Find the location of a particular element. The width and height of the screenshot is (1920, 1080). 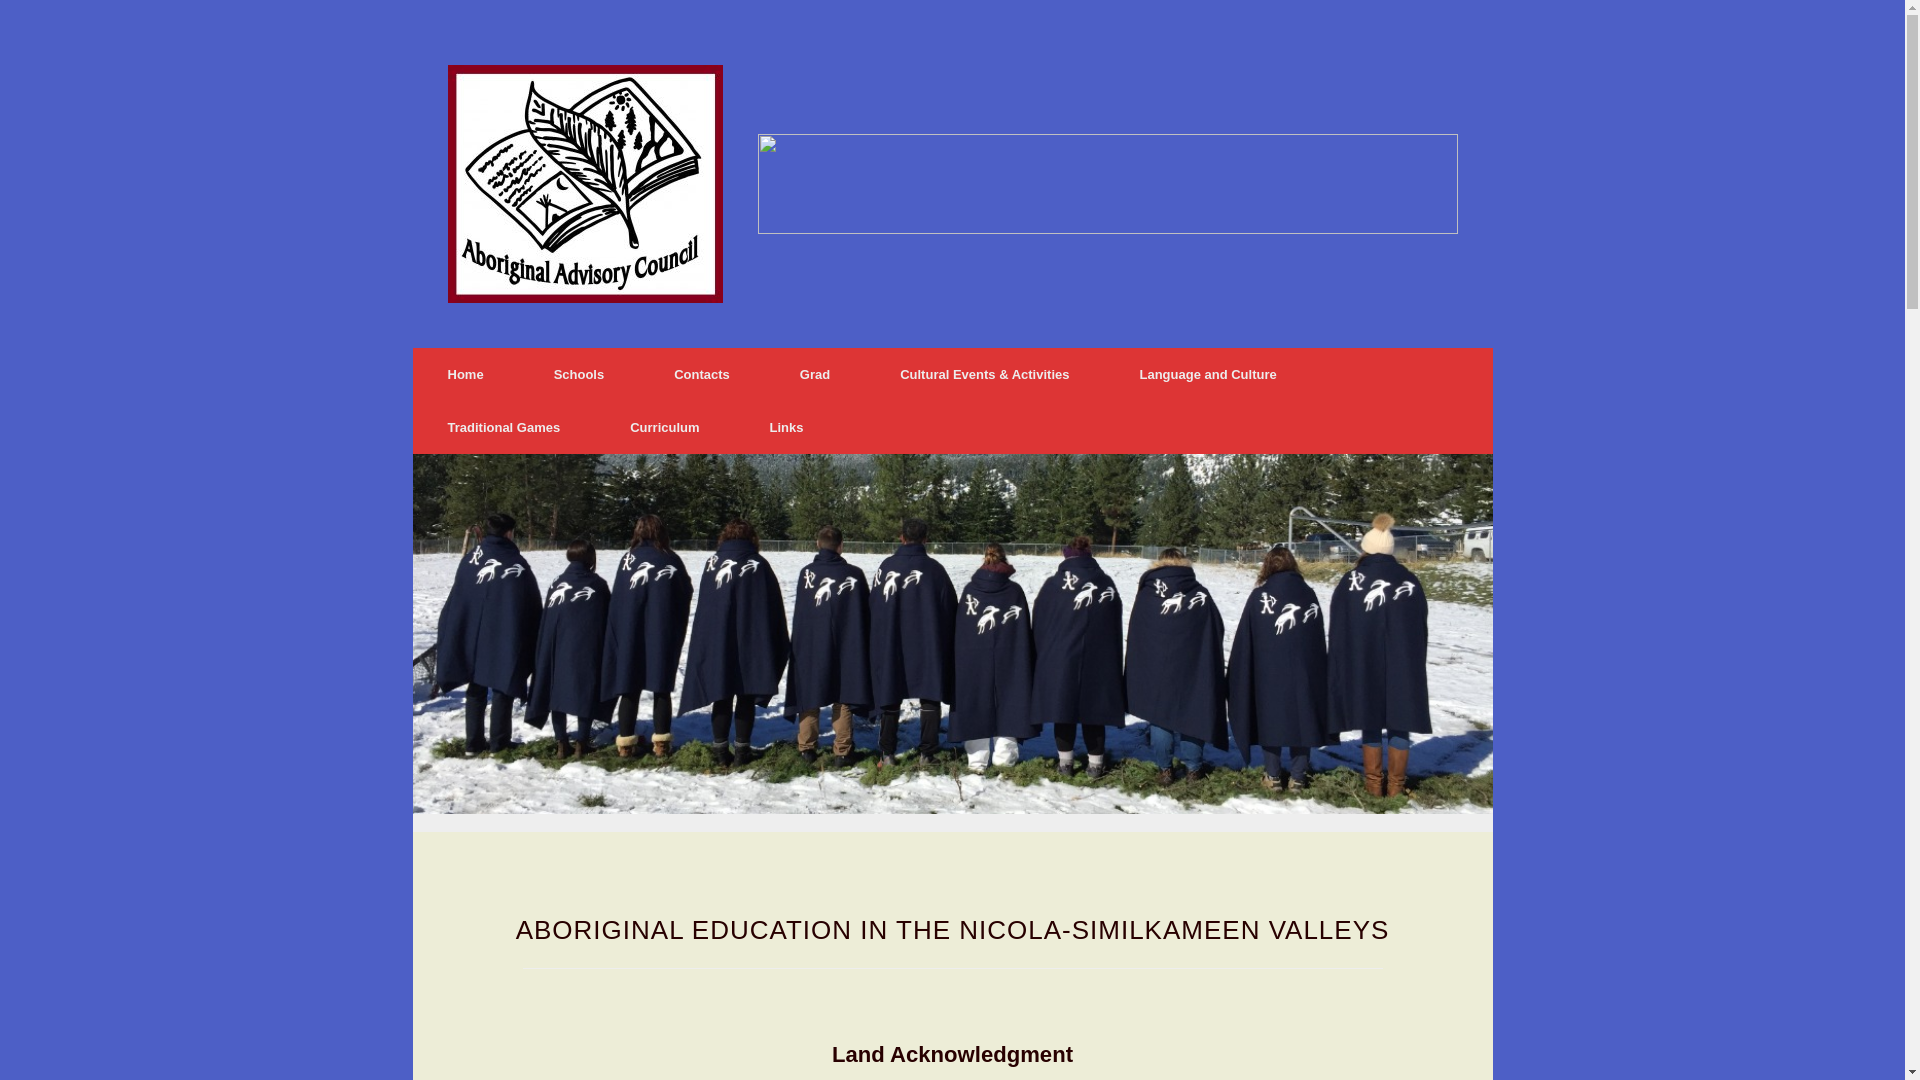

'Schools' is located at coordinates (578, 374).